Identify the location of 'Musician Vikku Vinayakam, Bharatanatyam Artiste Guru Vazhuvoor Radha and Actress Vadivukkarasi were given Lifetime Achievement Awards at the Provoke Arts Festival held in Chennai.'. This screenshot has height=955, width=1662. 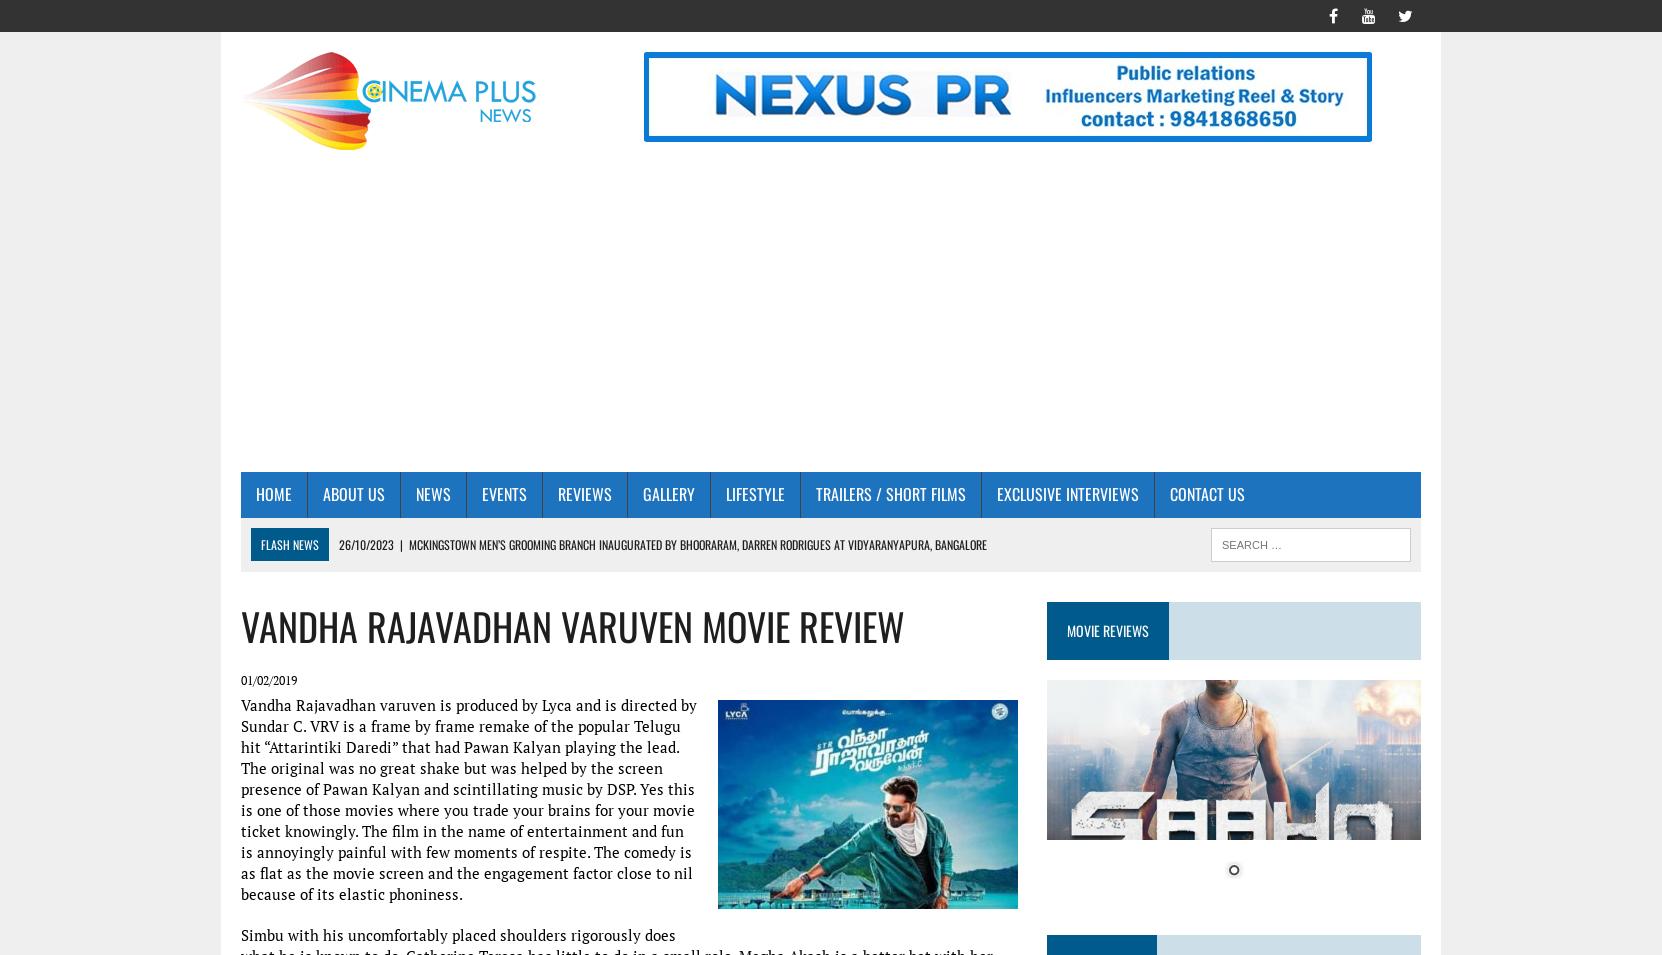
(660, 560).